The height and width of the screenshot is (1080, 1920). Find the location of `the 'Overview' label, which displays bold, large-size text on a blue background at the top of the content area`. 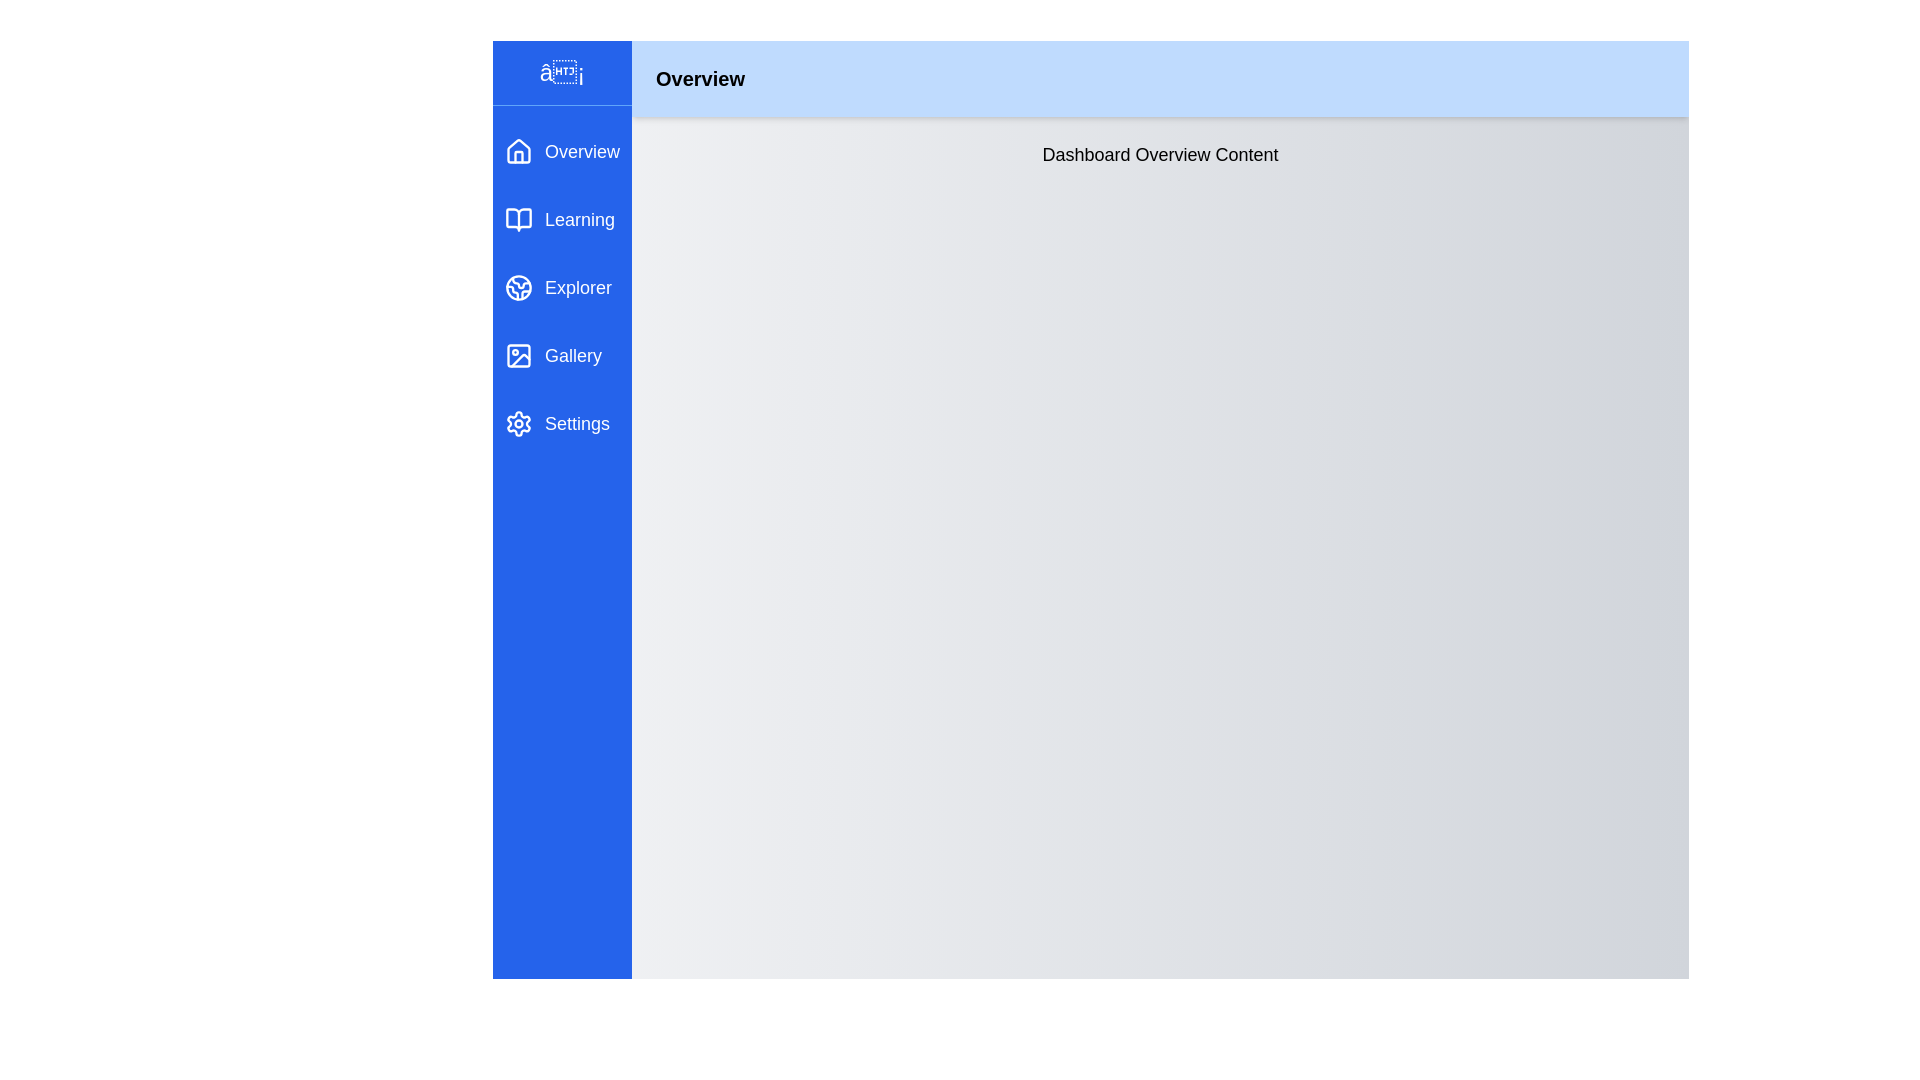

the 'Overview' label, which displays bold, large-size text on a blue background at the top of the content area is located at coordinates (700, 77).